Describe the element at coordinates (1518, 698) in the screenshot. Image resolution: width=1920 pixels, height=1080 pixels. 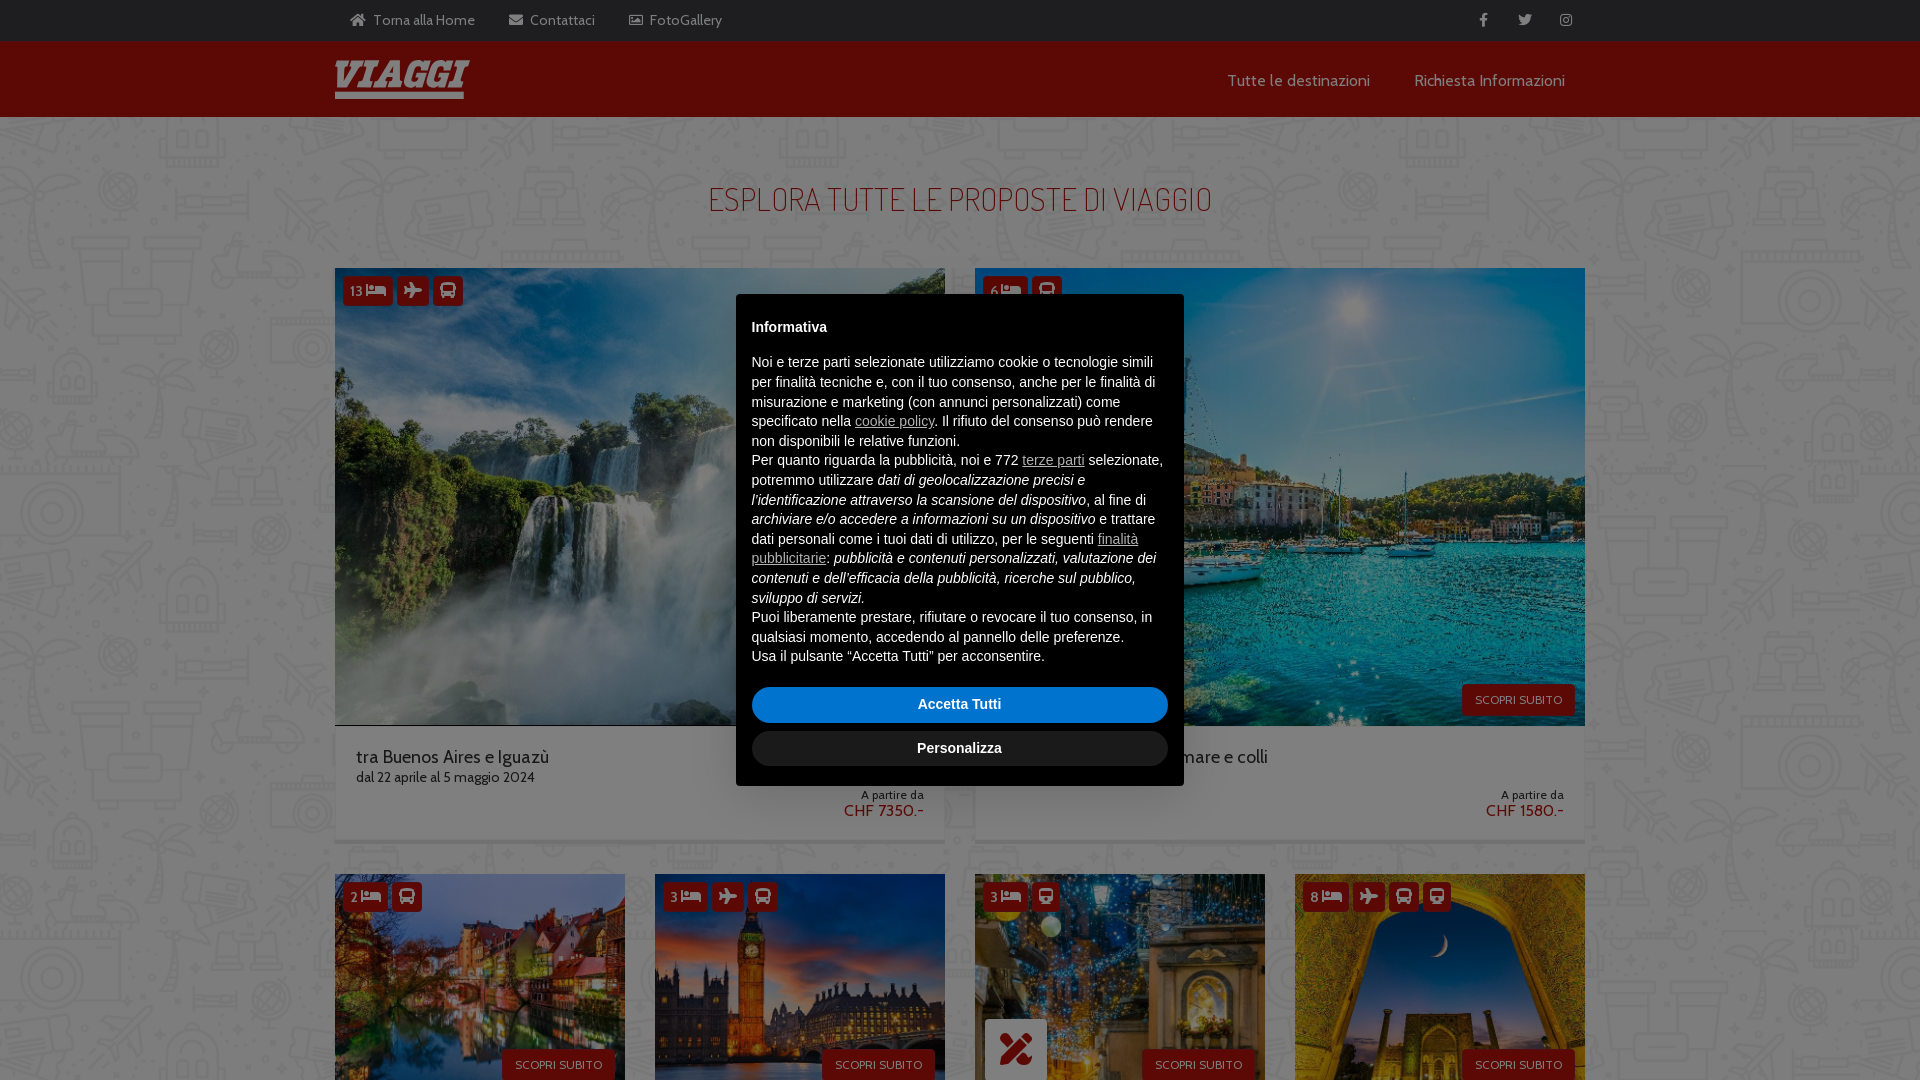
I see `'SCOPRI SUBITO'` at that location.